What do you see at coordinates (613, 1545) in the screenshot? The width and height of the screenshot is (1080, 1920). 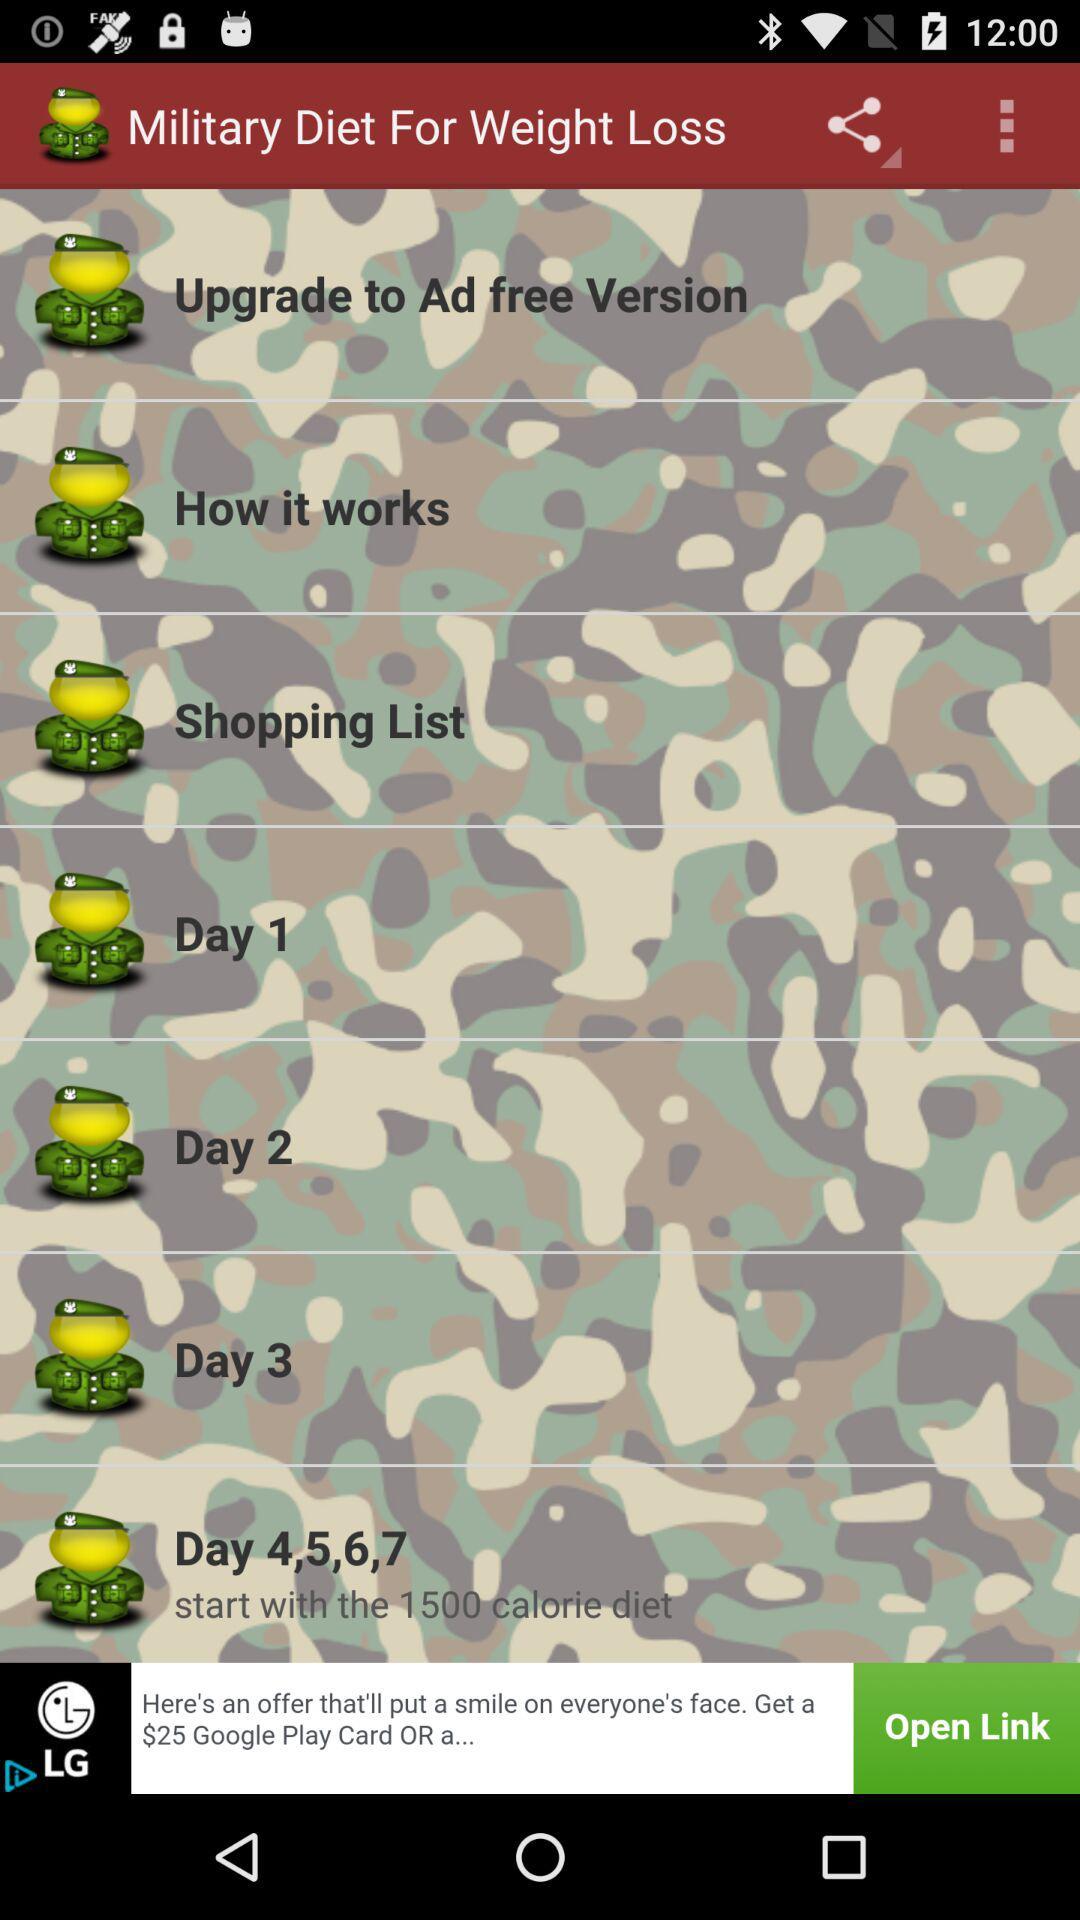 I see `item above the start with the icon` at bounding box center [613, 1545].